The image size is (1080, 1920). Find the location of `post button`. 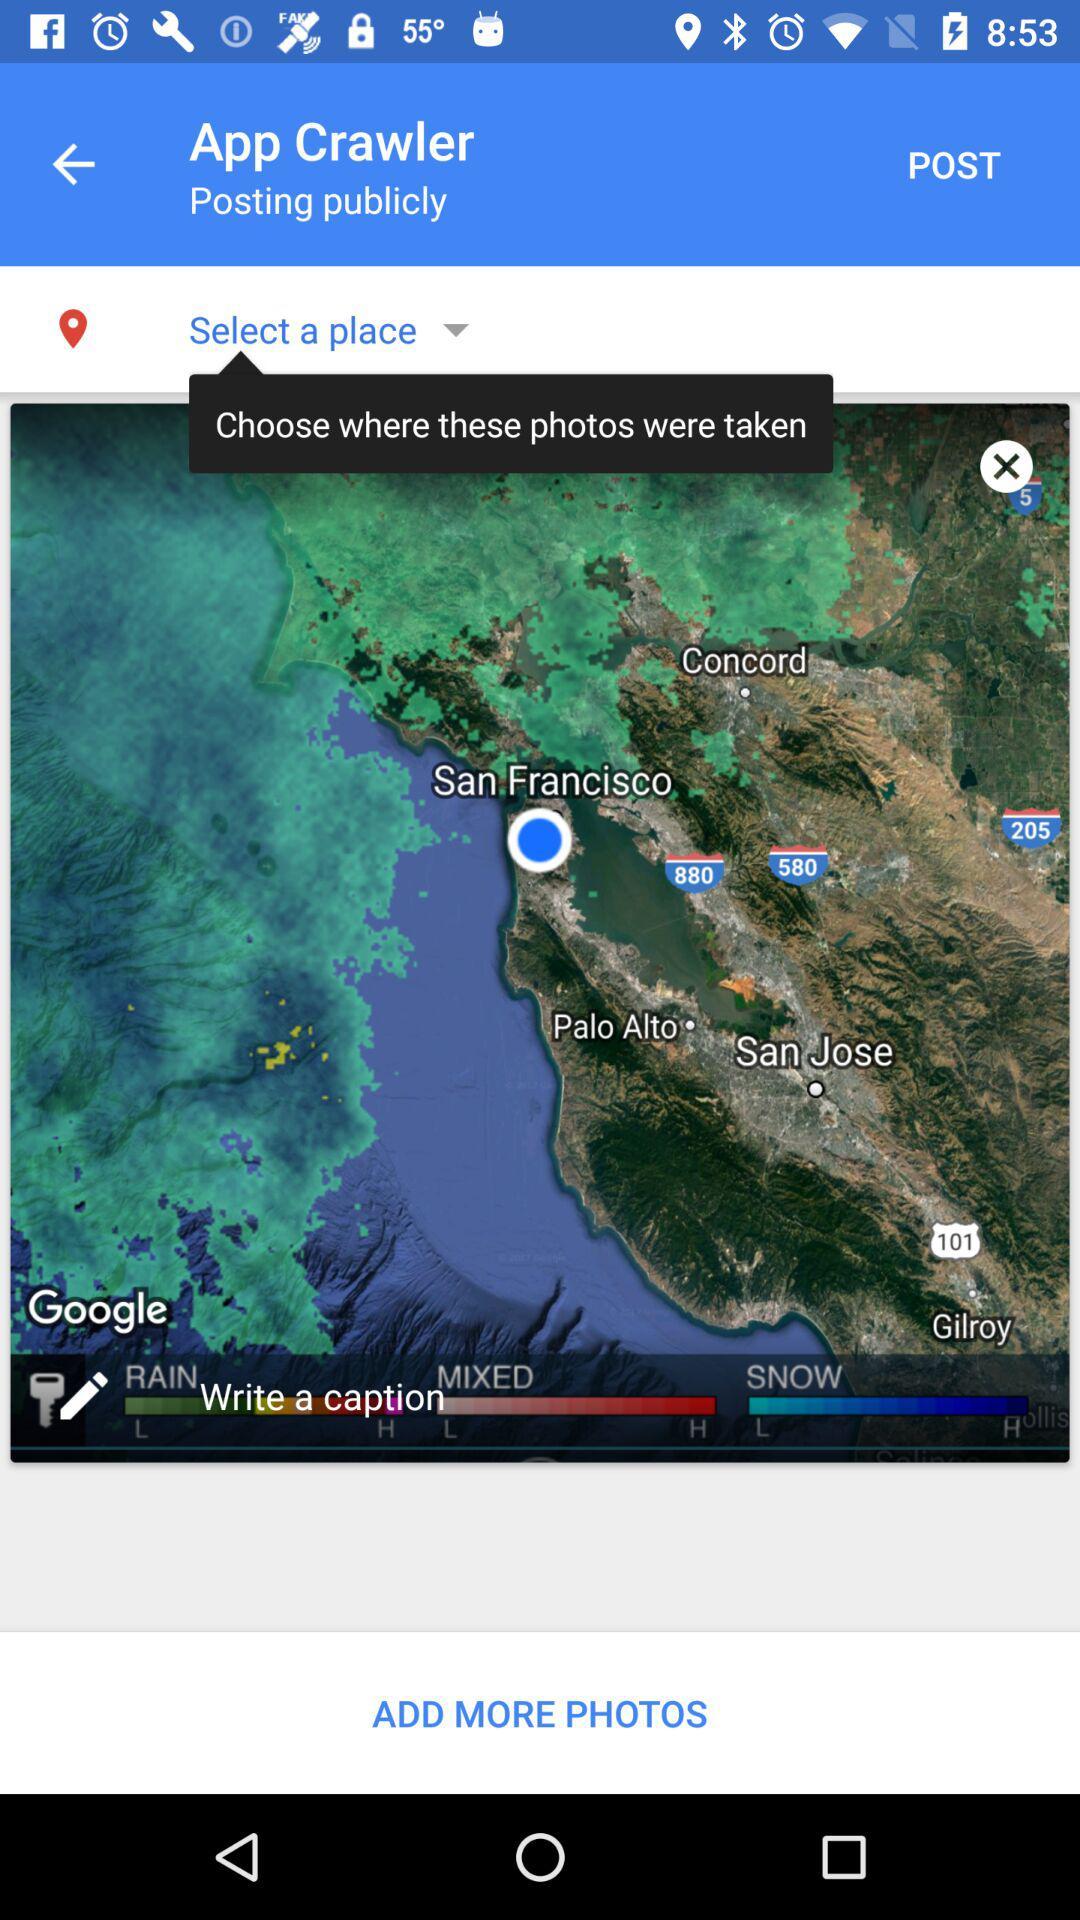

post button is located at coordinates (952, 164).